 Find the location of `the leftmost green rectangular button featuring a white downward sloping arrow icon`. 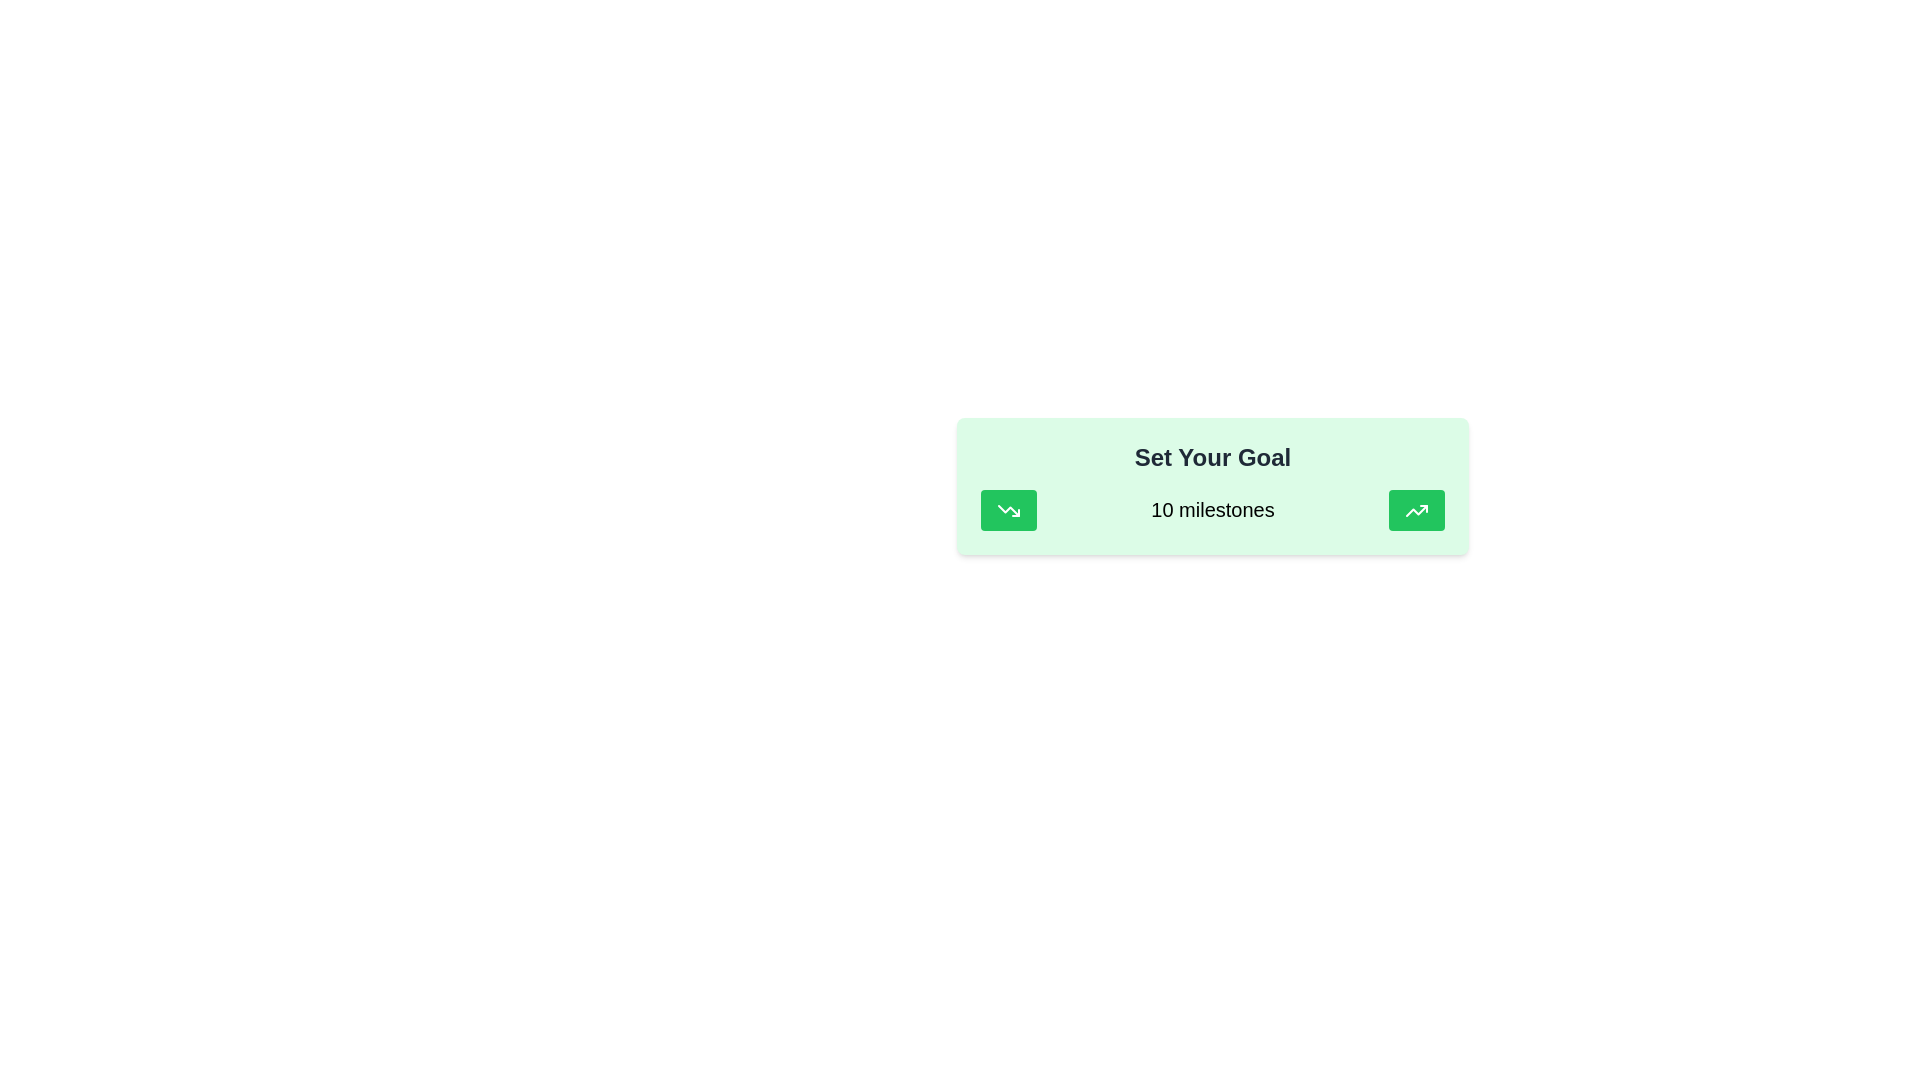

the leftmost green rectangular button featuring a white downward sloping arrow icon is located at coordinates (1008, 508).